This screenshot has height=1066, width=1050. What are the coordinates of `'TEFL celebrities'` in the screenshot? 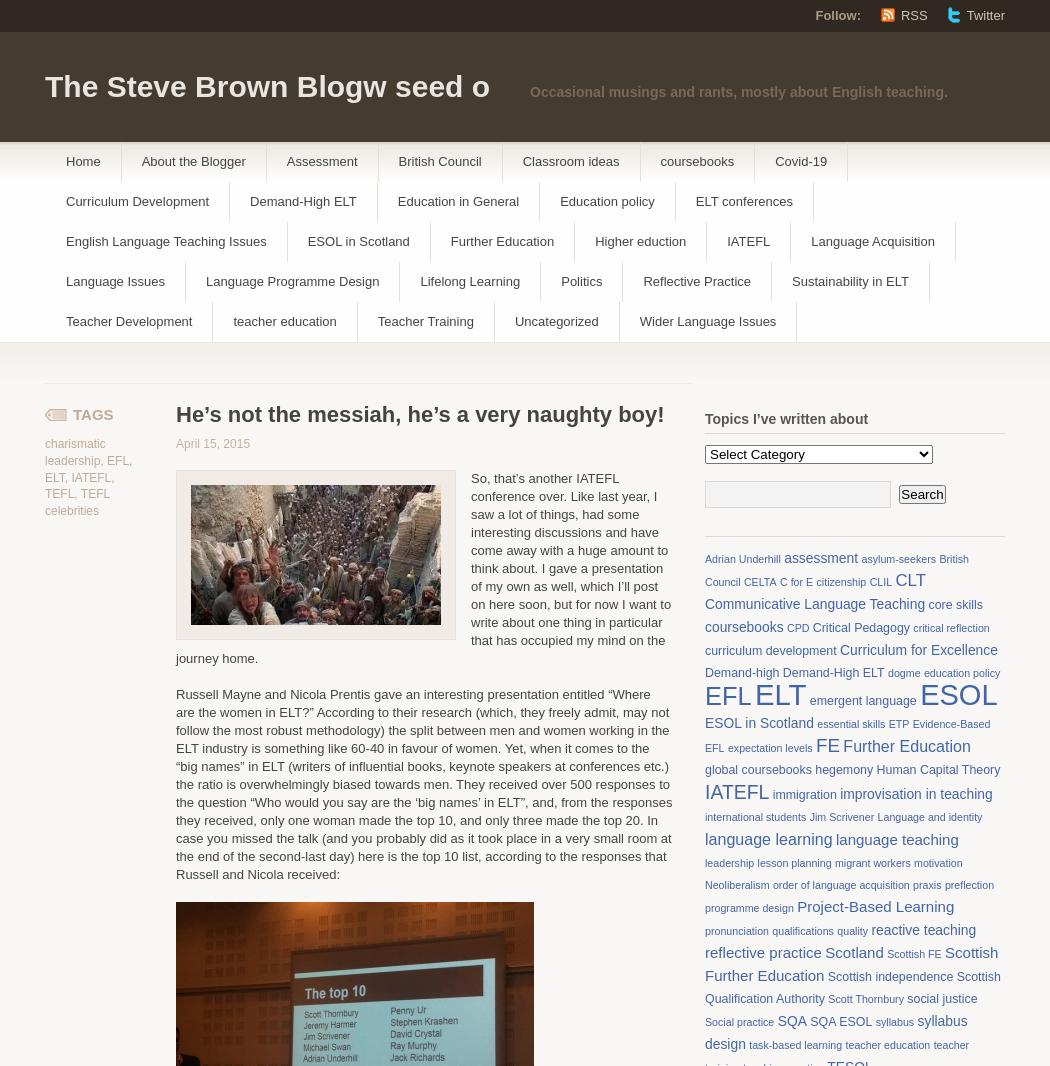 It's located at (76, 502).